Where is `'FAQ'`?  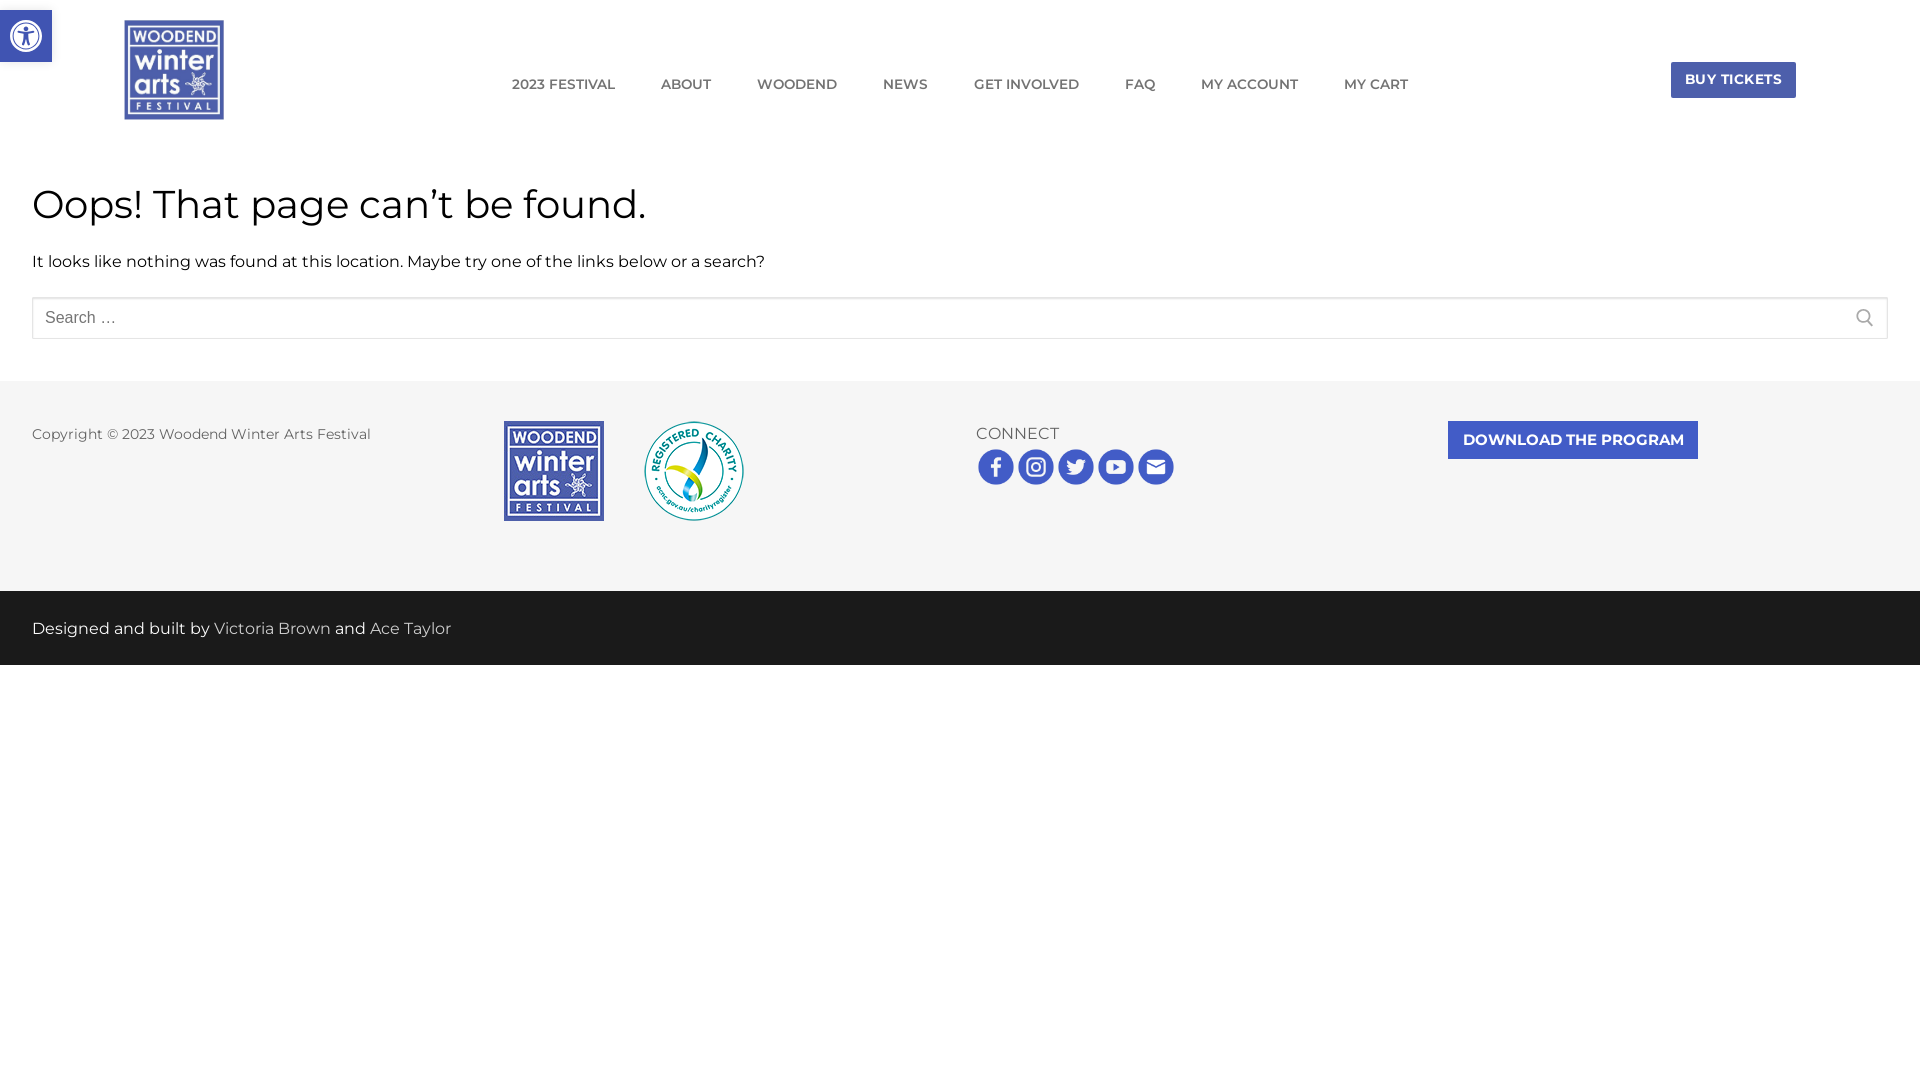 'FAQ' is located at coordinates (1140, 83).